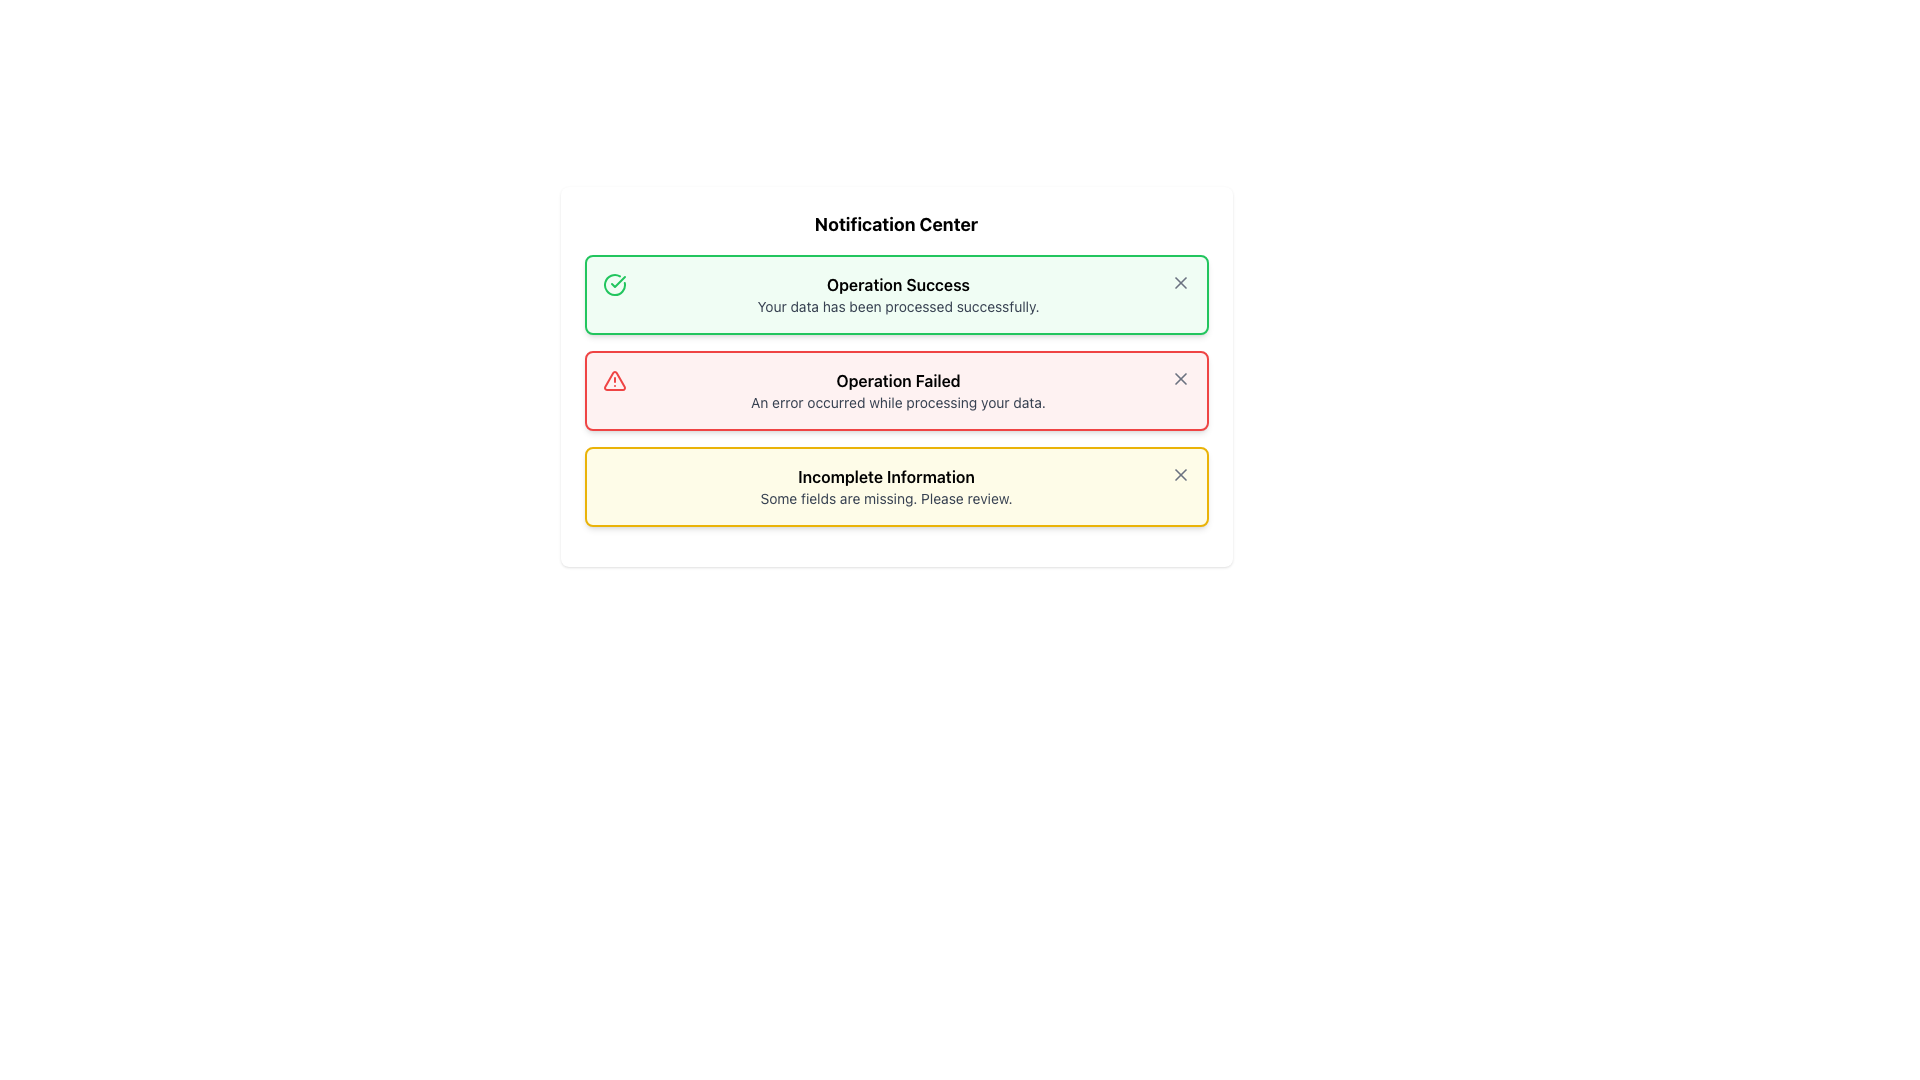 The image size is (1920, 1080). Describe the element at coordinates (885, 486) in the screenshot. I see `the static text block that indicates 'Incomplete Information' with a yellow background, located in the third notification box from the top in the notification center` at that location.